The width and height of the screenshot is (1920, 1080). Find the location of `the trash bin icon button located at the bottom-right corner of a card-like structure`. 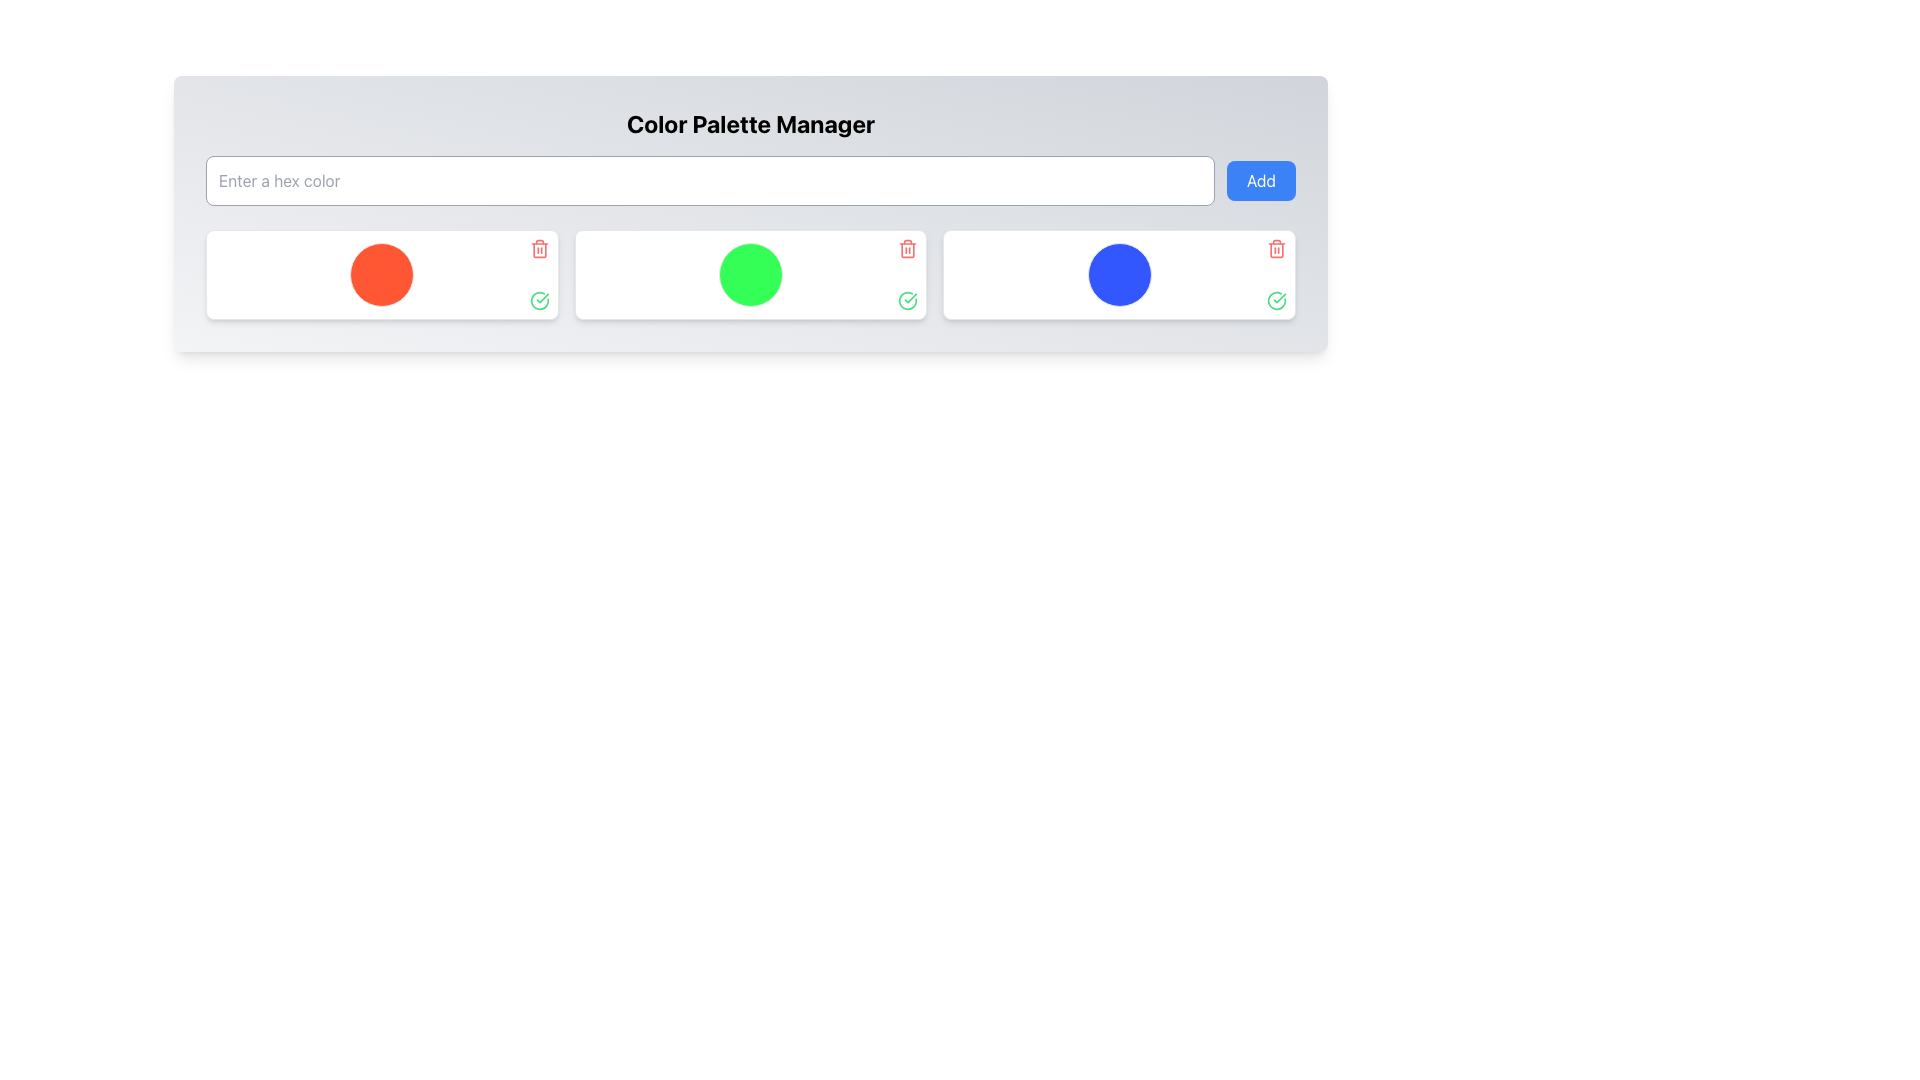

the trash bin icon button located at the bottom-right corner of a card-like structure is located at coordinates (1275, 249).